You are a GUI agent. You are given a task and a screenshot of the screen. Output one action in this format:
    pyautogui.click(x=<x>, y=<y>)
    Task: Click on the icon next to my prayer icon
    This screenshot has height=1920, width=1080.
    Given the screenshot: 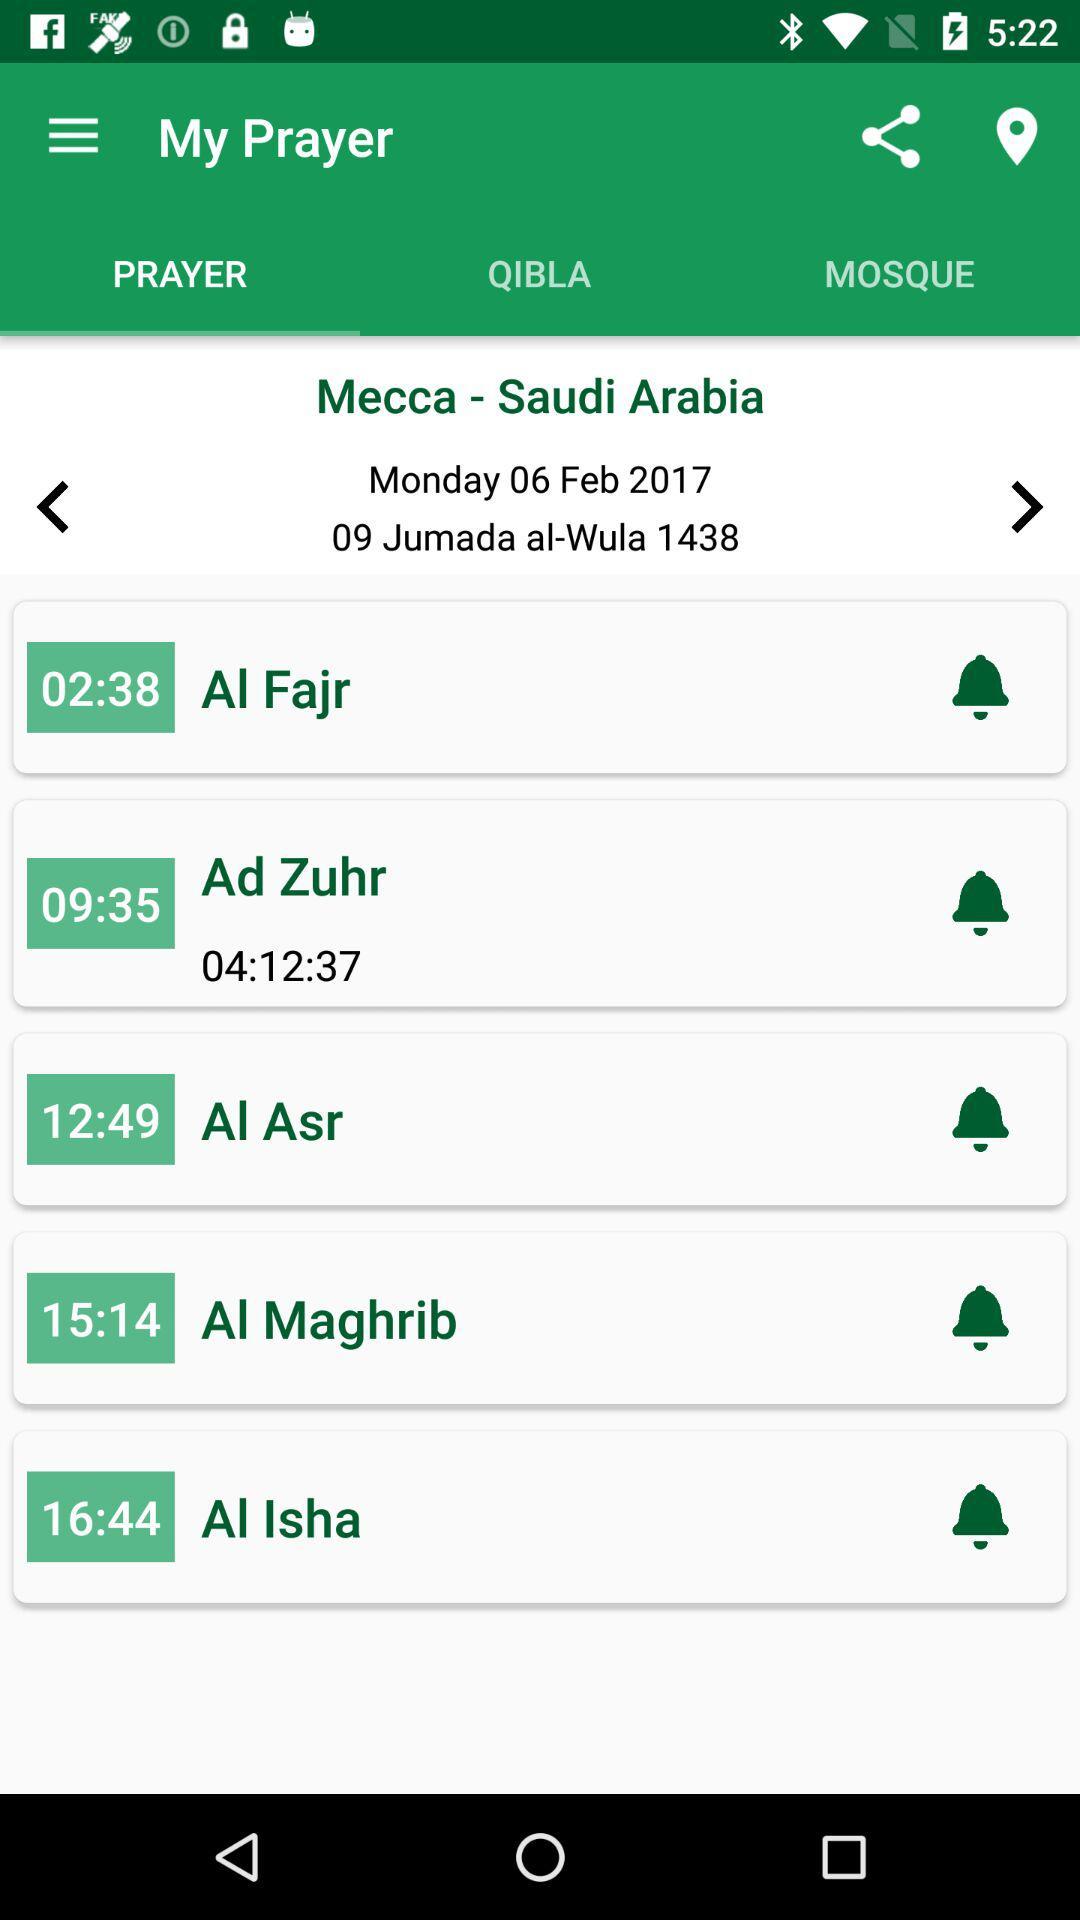 What is the action you would take?
    pyautogui.click(x=72, y=135)
    